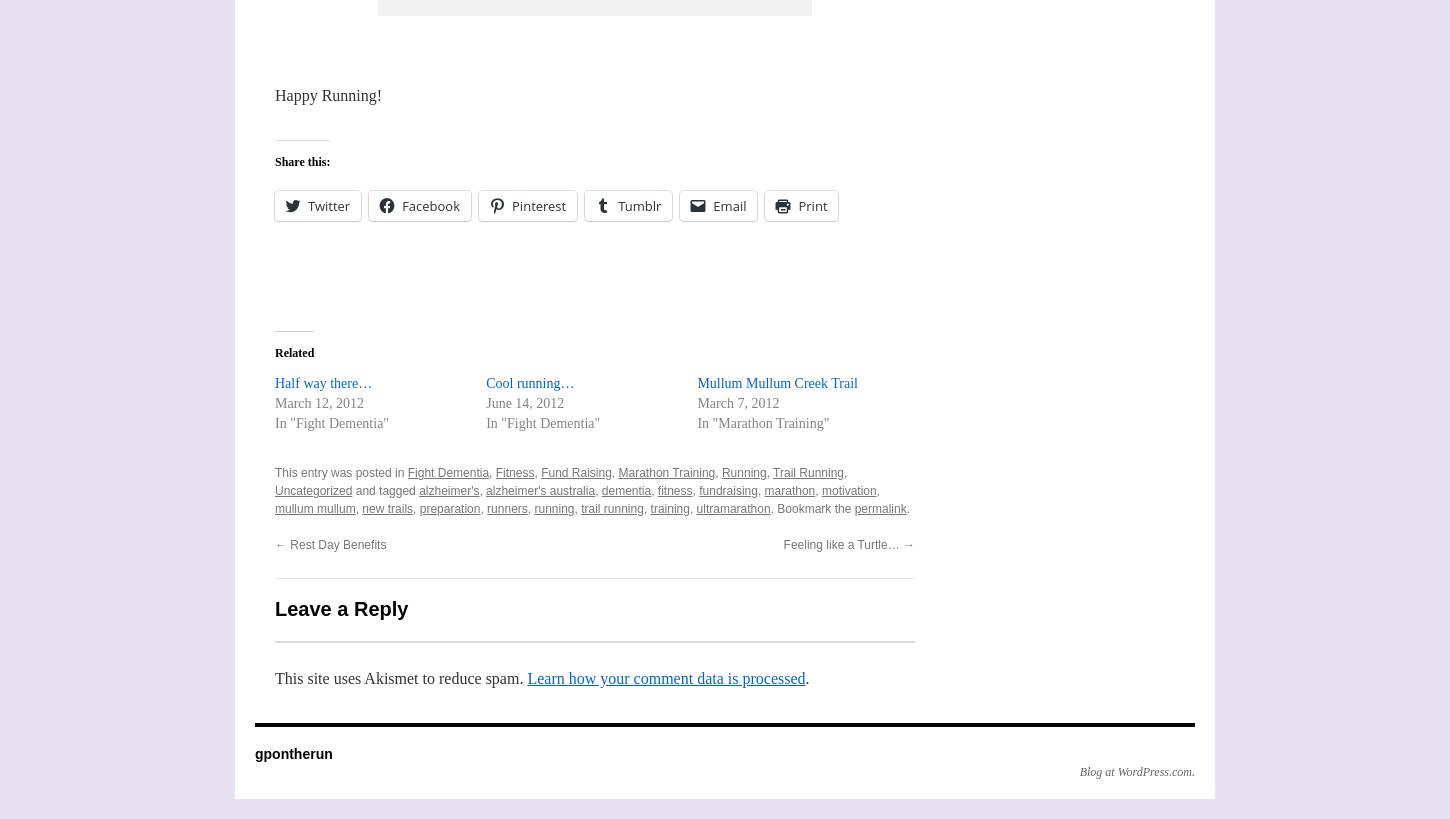 The height and width of the screenshot is (819, 1450). I want to click on 'Running', so click(743, 471).